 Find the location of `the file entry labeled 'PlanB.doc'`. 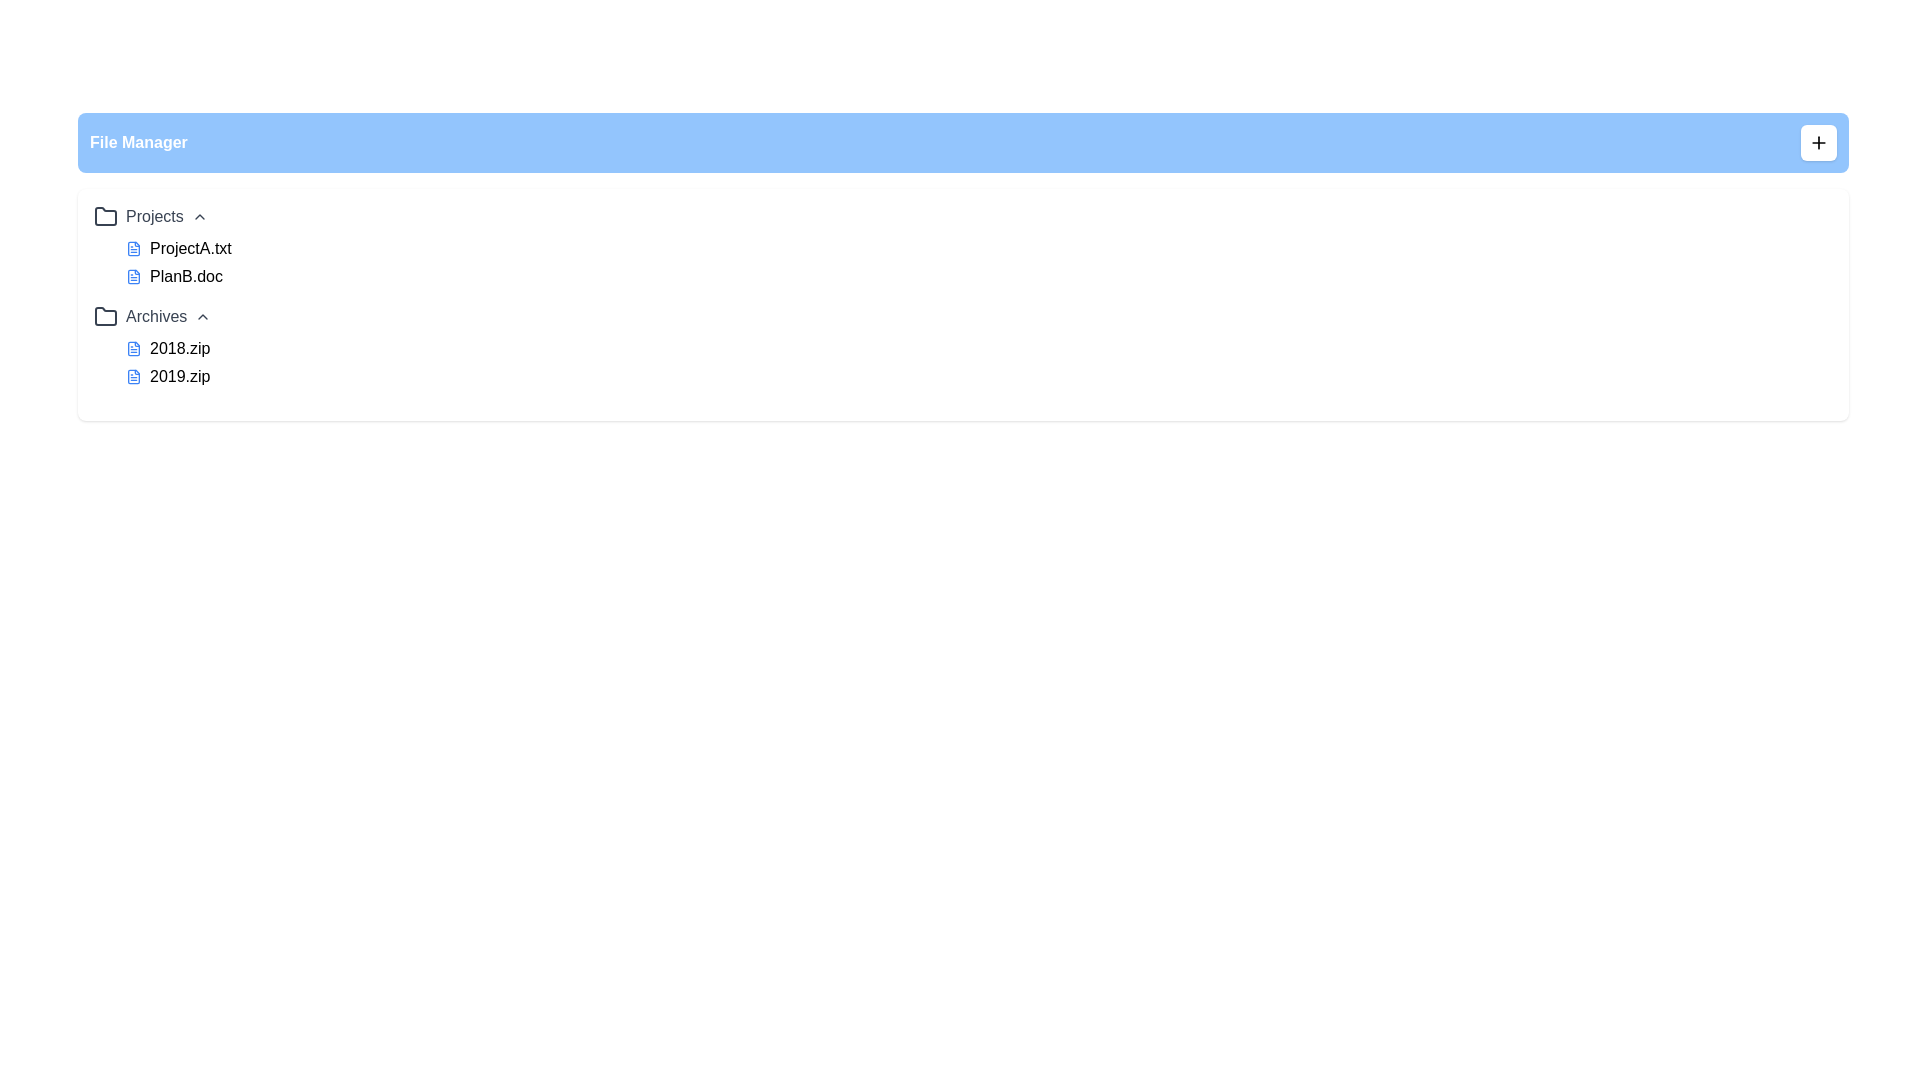

the file entry labeled 'PlanB.doc' is located at coordinates (186, 277).